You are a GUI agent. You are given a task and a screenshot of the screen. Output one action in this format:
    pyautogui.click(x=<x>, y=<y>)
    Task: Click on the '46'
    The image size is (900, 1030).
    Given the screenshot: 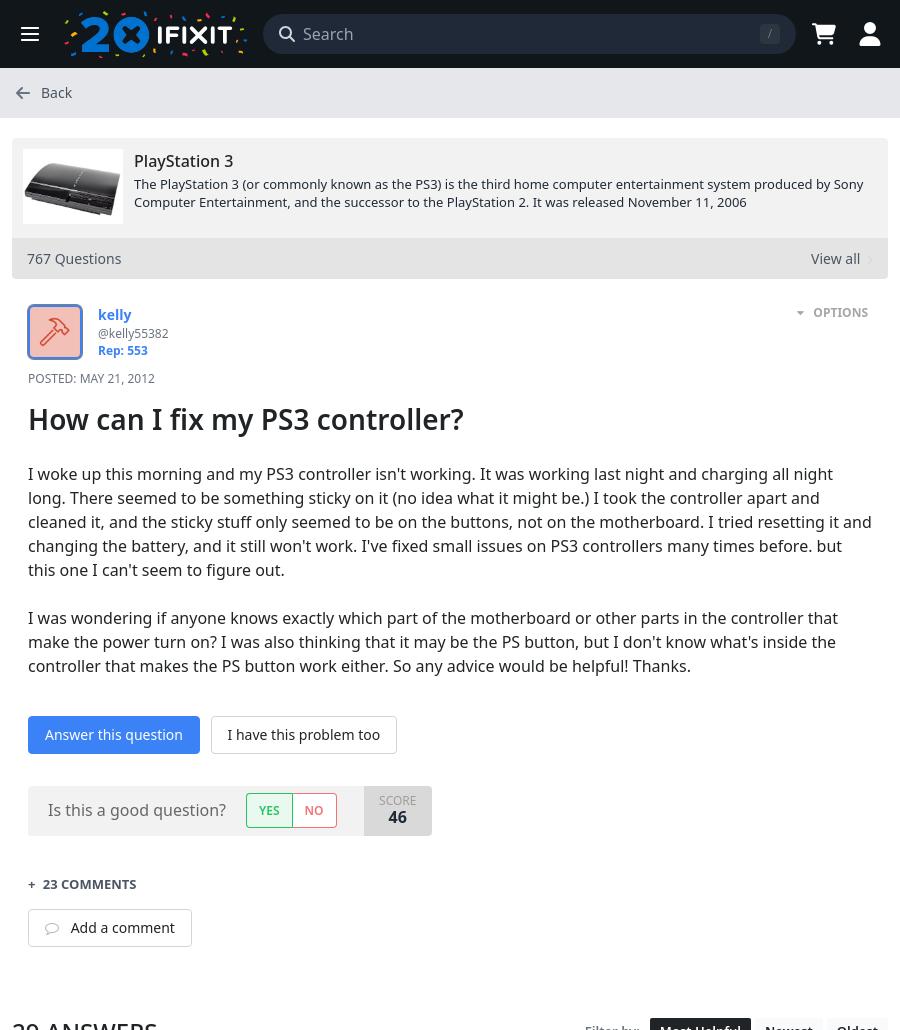 What is the action you would take?
    pyautogui.click(x=396, y=814)
    